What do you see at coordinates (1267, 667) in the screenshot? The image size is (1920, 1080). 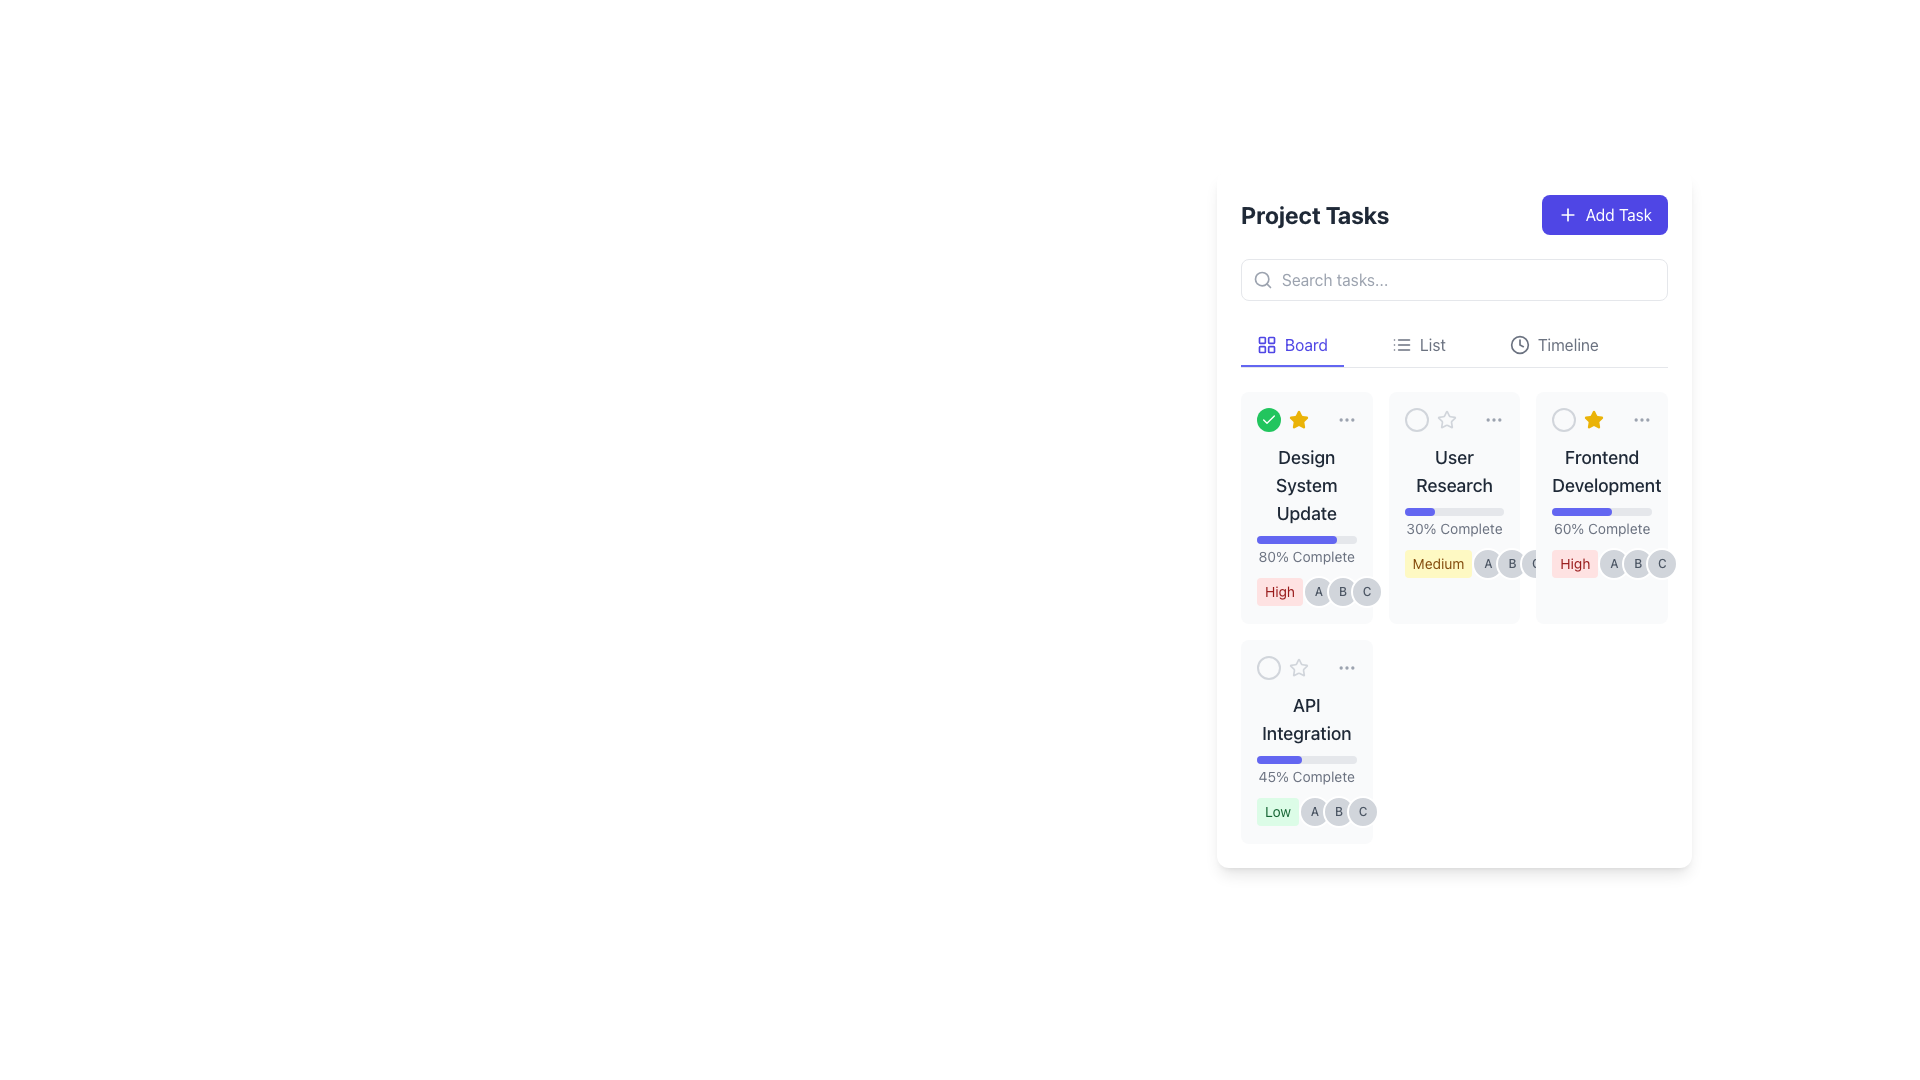 I see `the interactive button located in the lower left corner of the 'API Integration' task card` at bounding box center [1267, 667].